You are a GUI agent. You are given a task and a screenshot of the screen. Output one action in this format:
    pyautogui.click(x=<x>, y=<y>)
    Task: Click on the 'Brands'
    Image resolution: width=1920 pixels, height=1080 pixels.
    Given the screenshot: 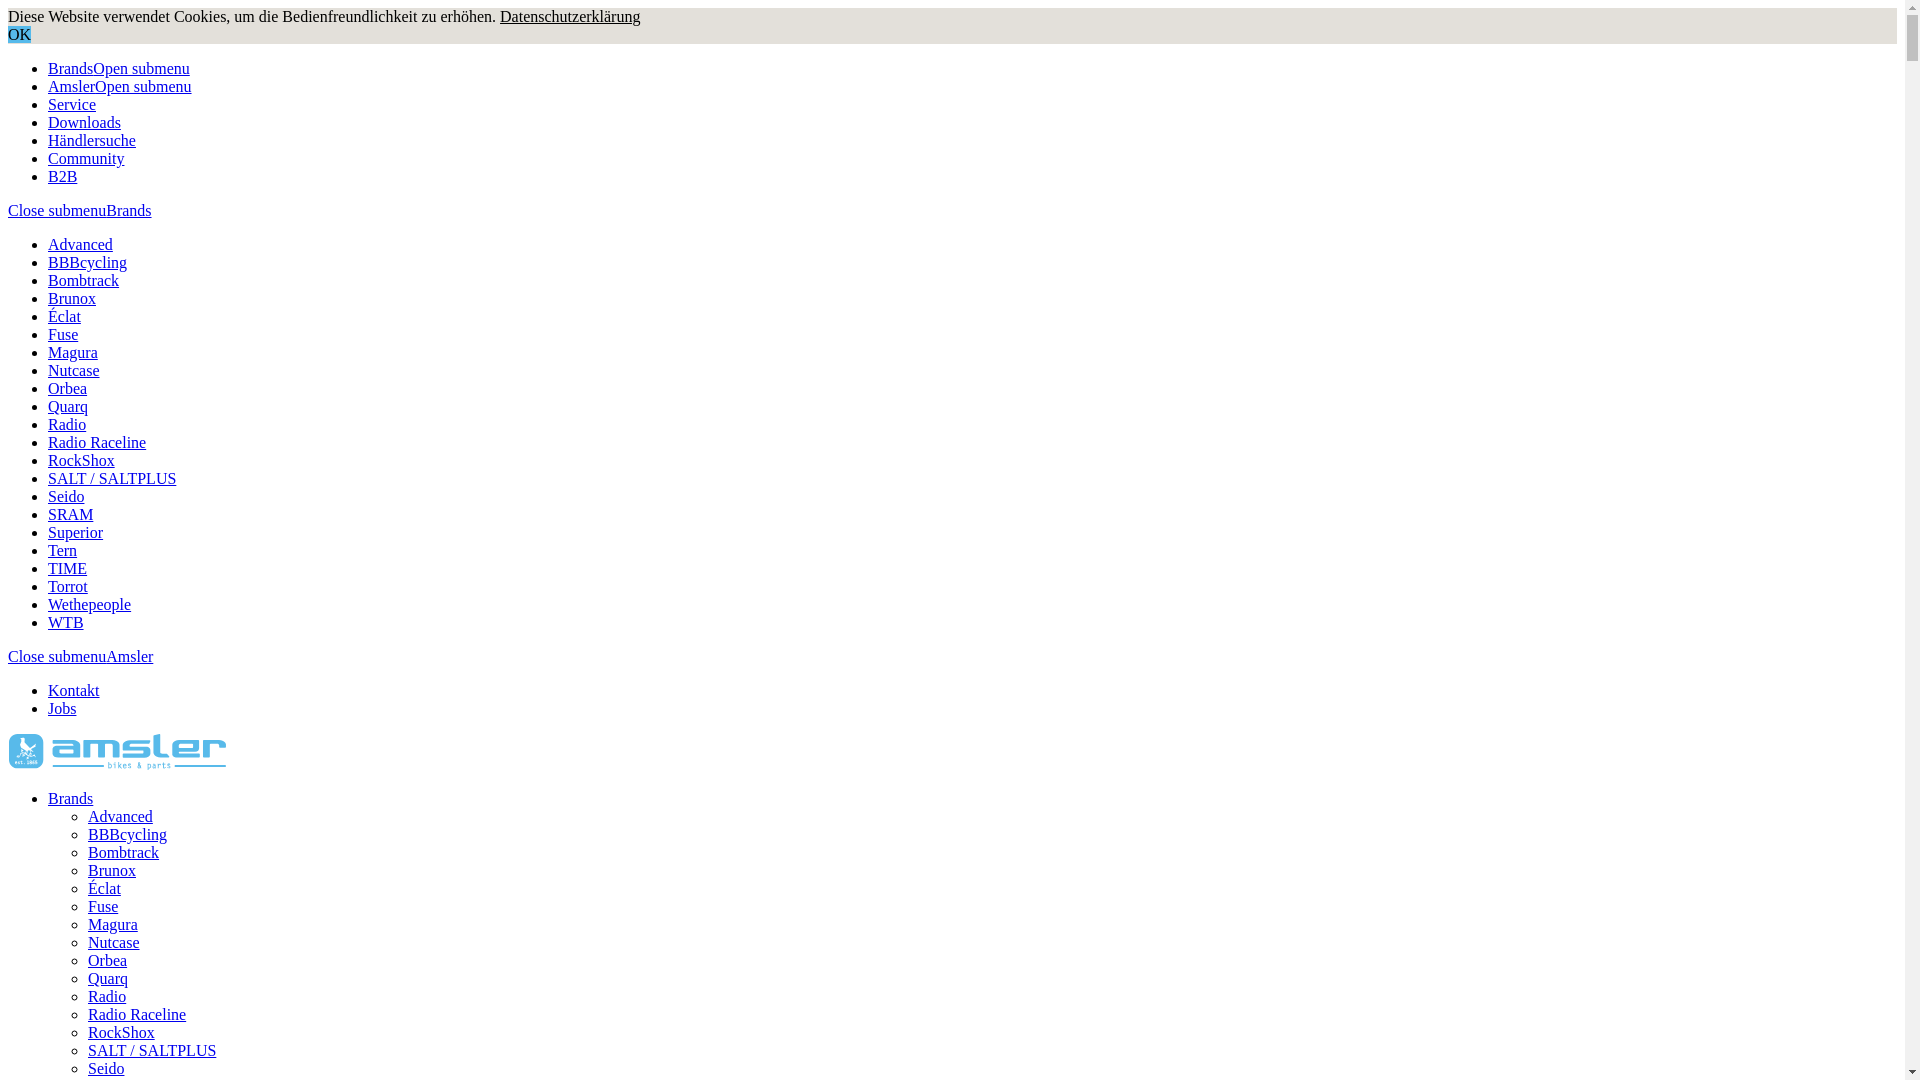 What is the action you would take?
    pyautogui.click(x=127, y=210)
    